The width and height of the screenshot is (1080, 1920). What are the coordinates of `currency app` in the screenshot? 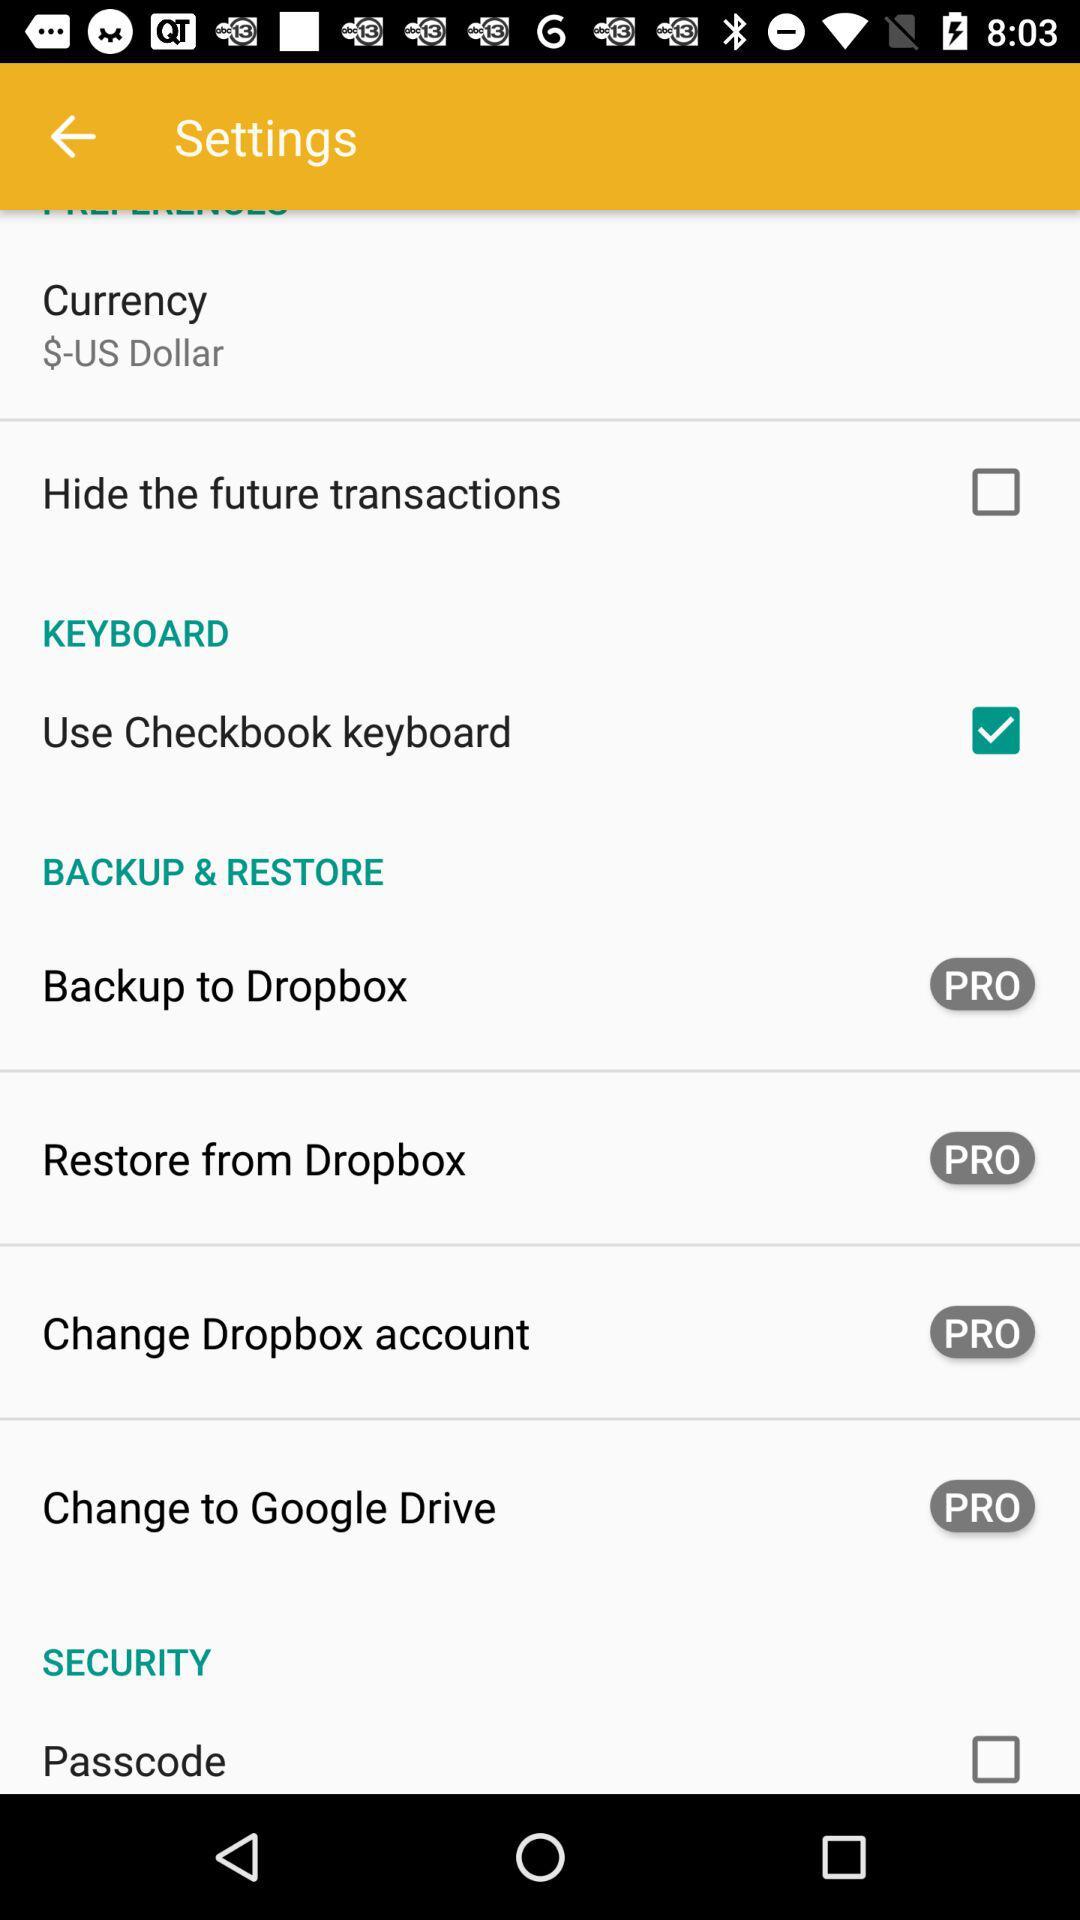 It's located at (124, 297).